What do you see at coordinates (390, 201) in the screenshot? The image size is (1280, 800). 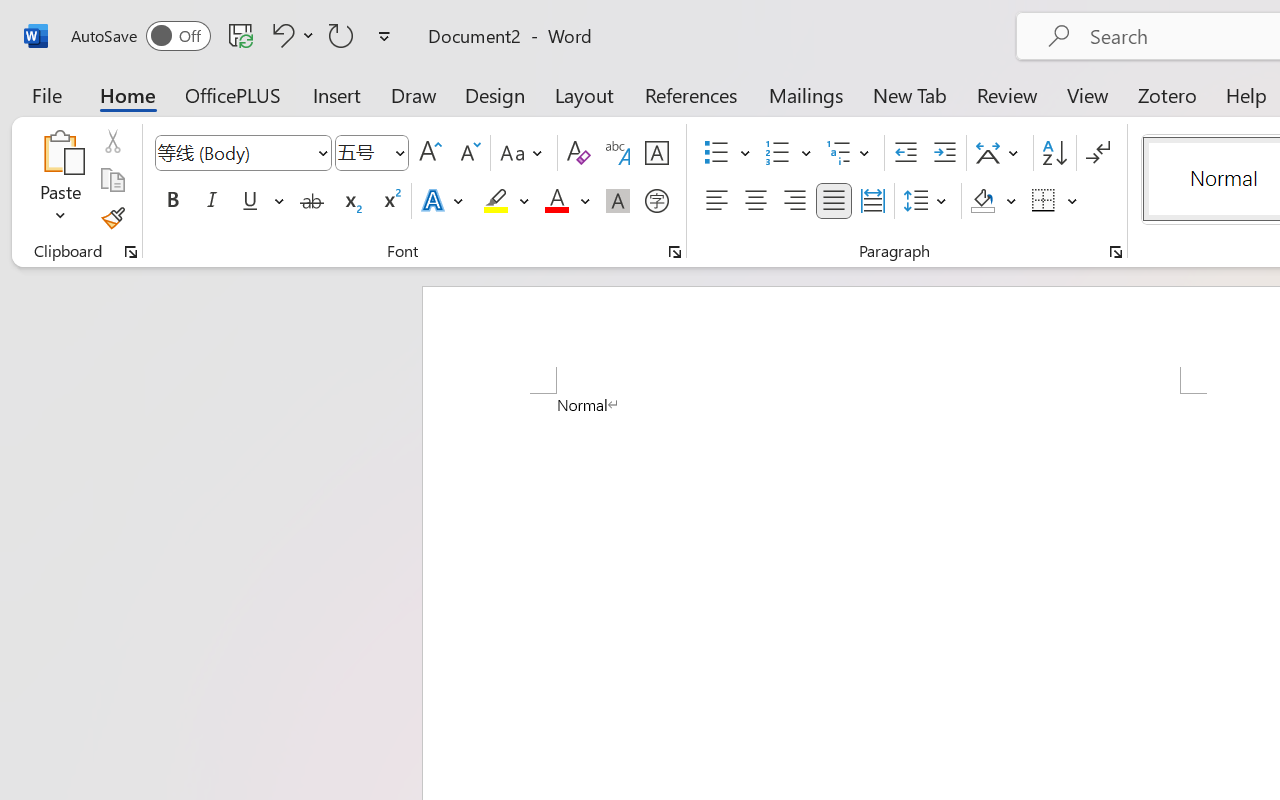 I see `'Superscript'` at bounding box center [390, 201].